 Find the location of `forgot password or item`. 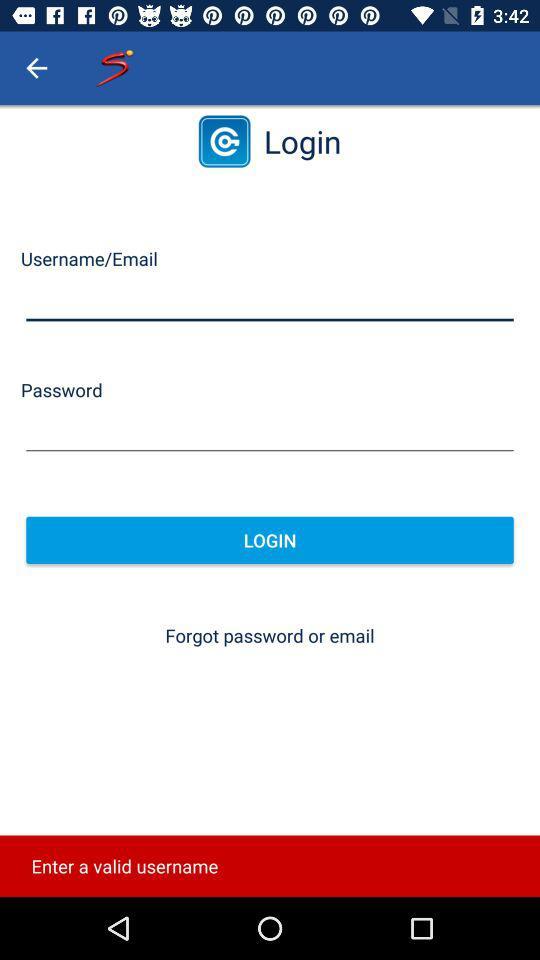

forgot password or item is located at coordinates (270, 634).